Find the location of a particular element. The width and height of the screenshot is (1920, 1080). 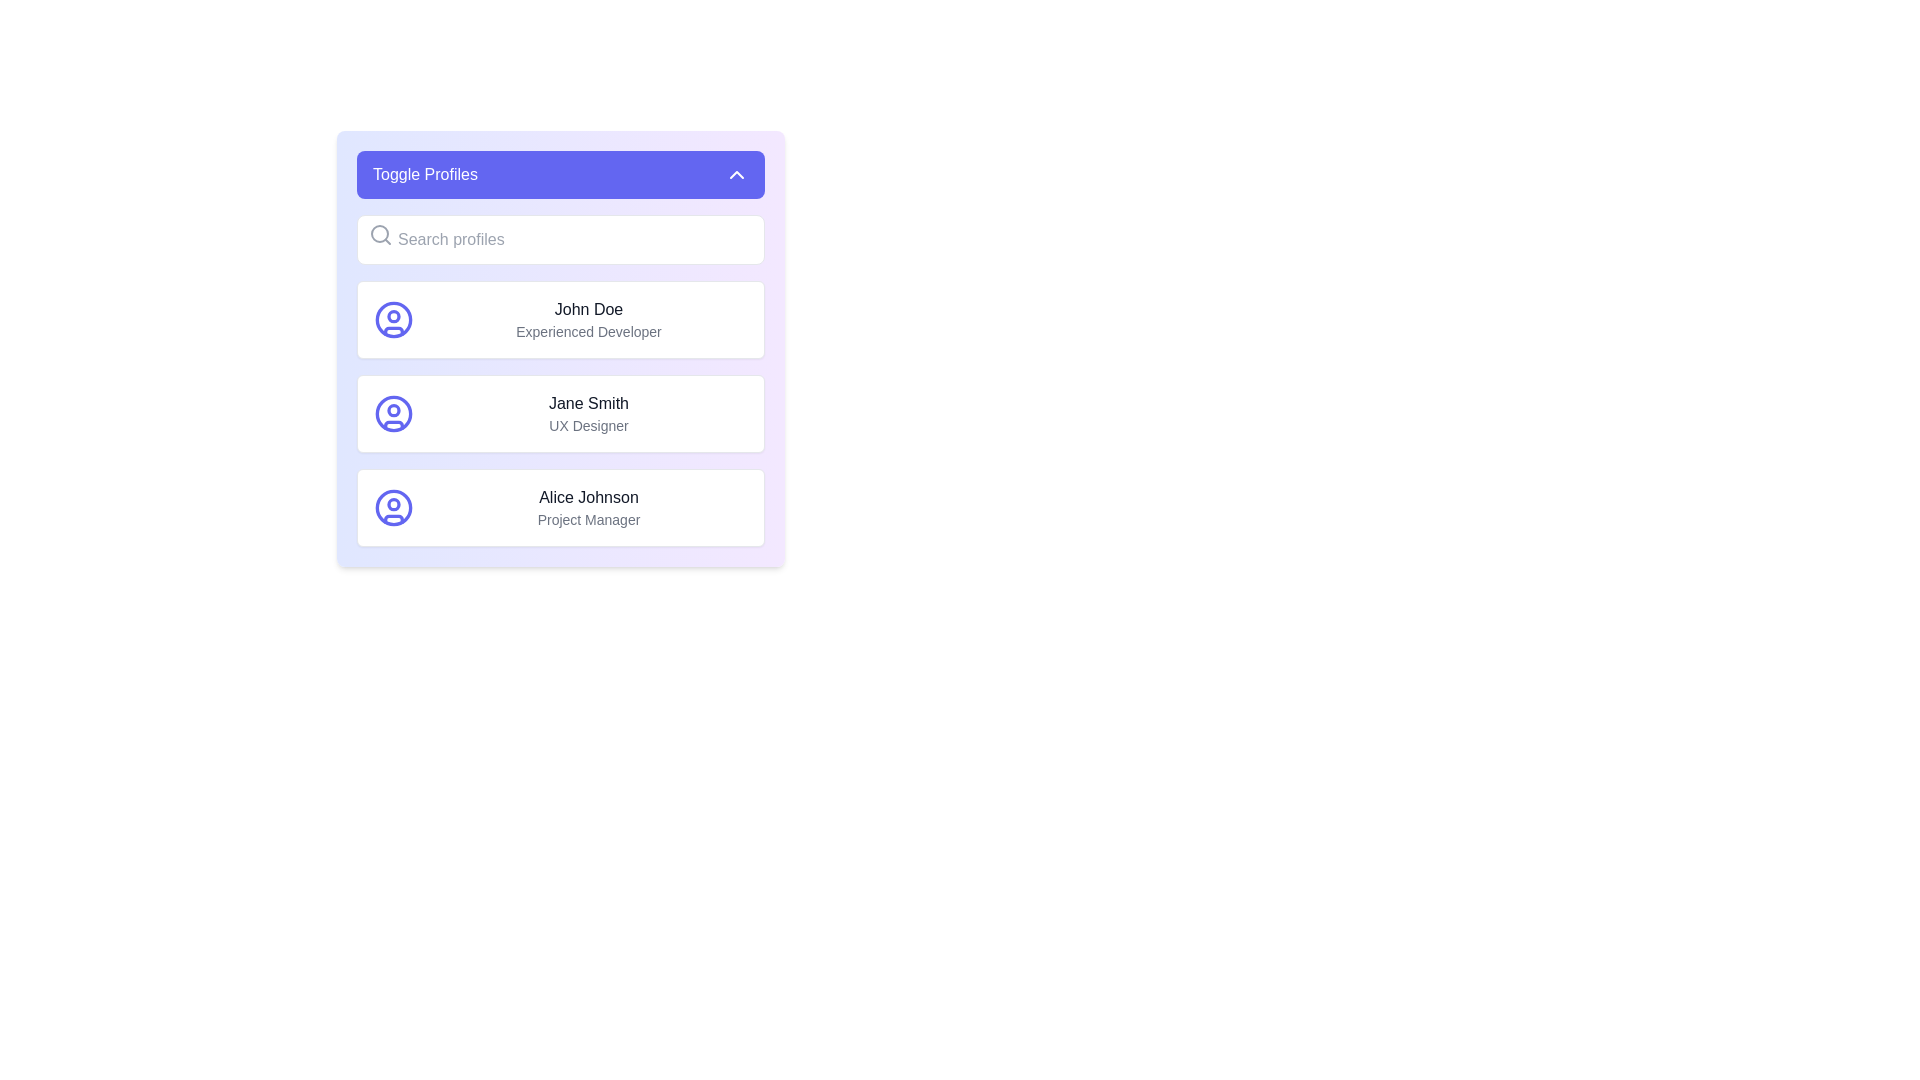

the profile list display box is located at coordinates (560, 347).